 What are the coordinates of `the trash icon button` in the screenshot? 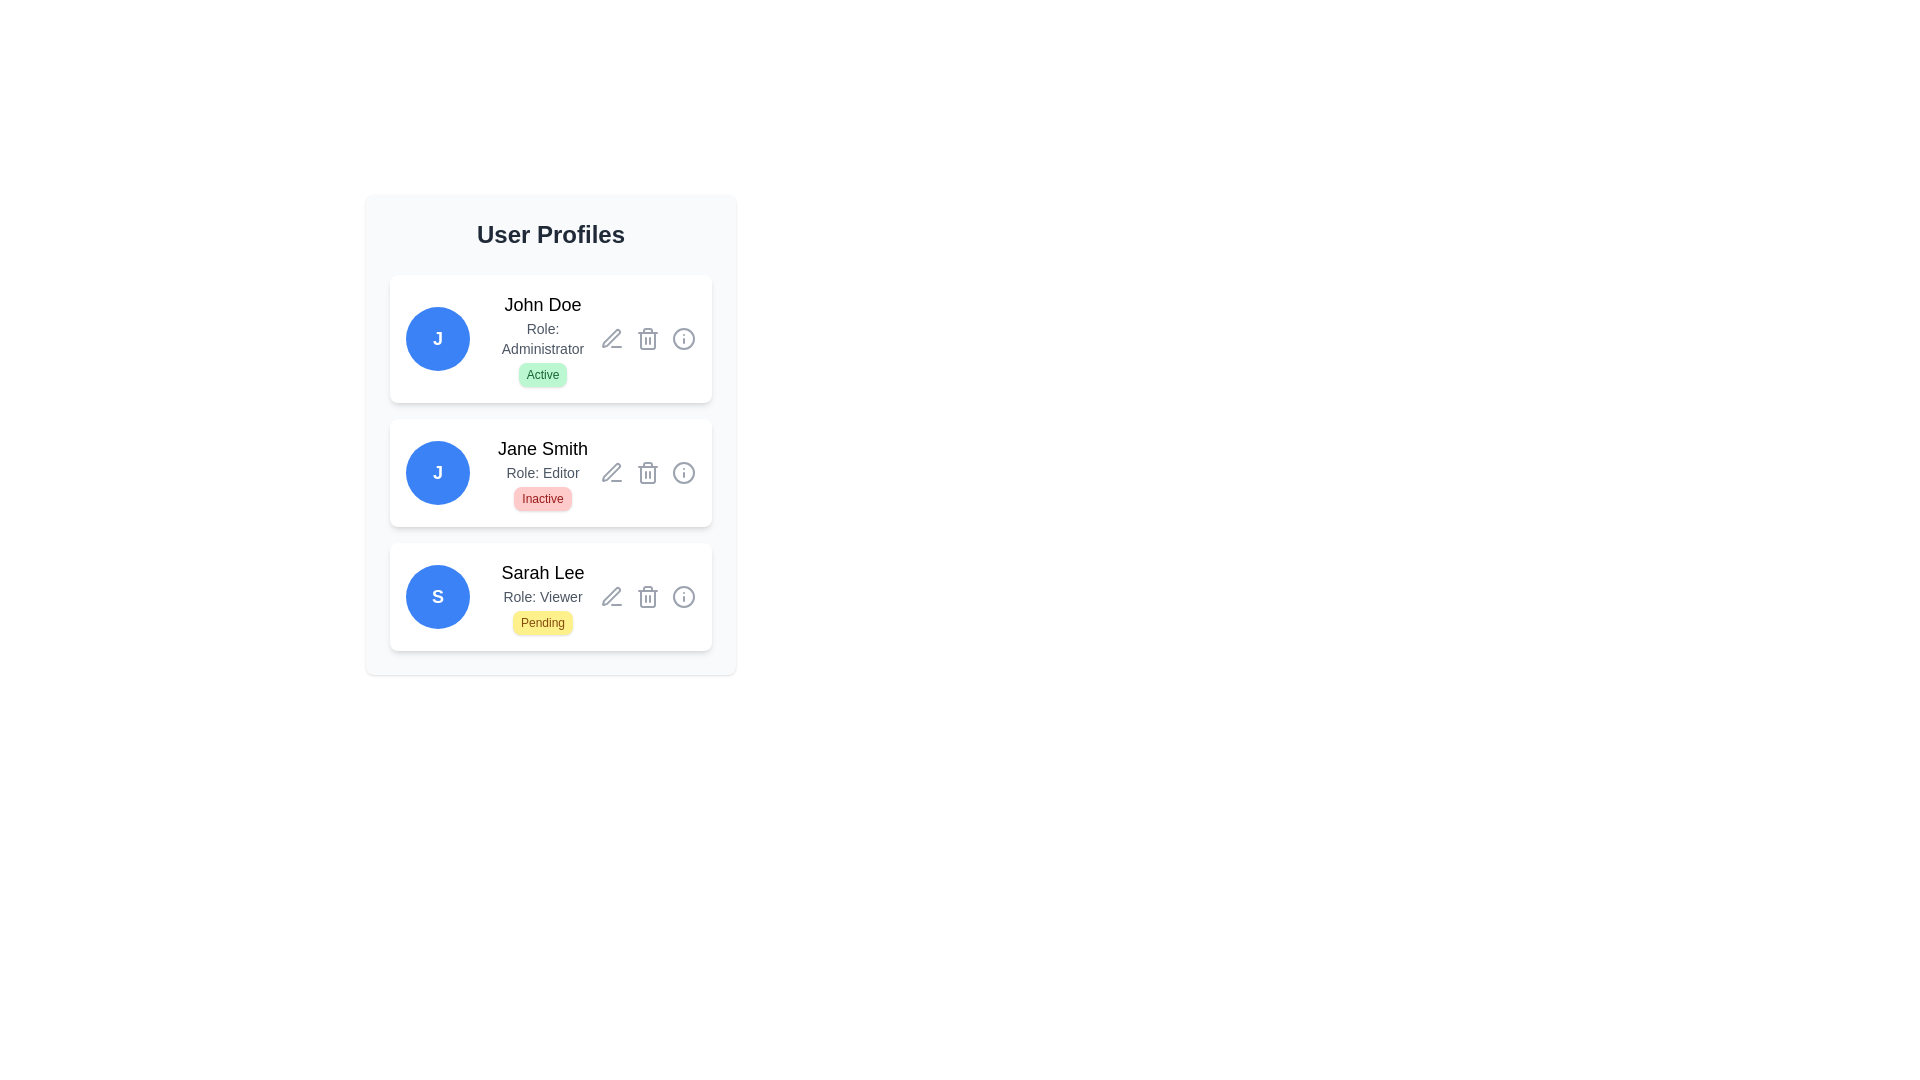 It's located at (648, 338).